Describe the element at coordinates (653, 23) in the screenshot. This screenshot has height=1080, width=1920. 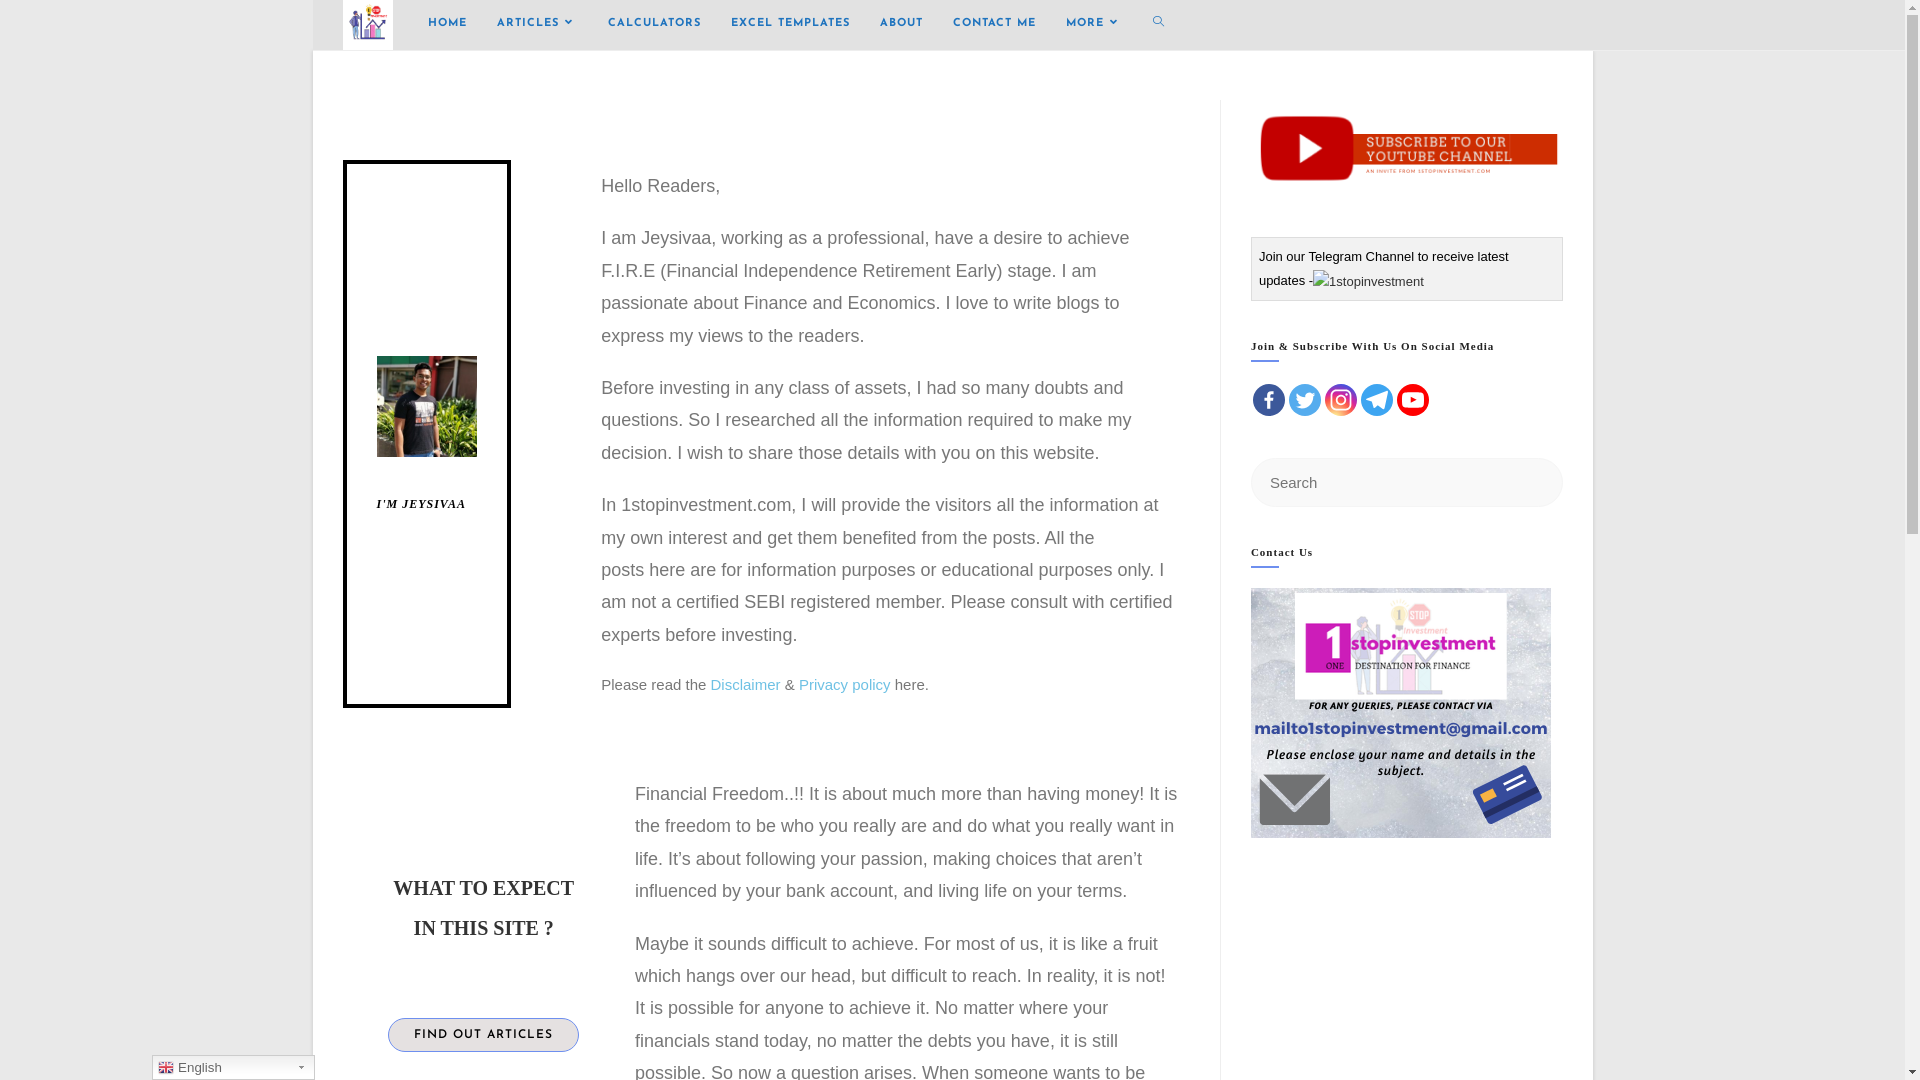
I see `'CALCULATORS'` at that location.